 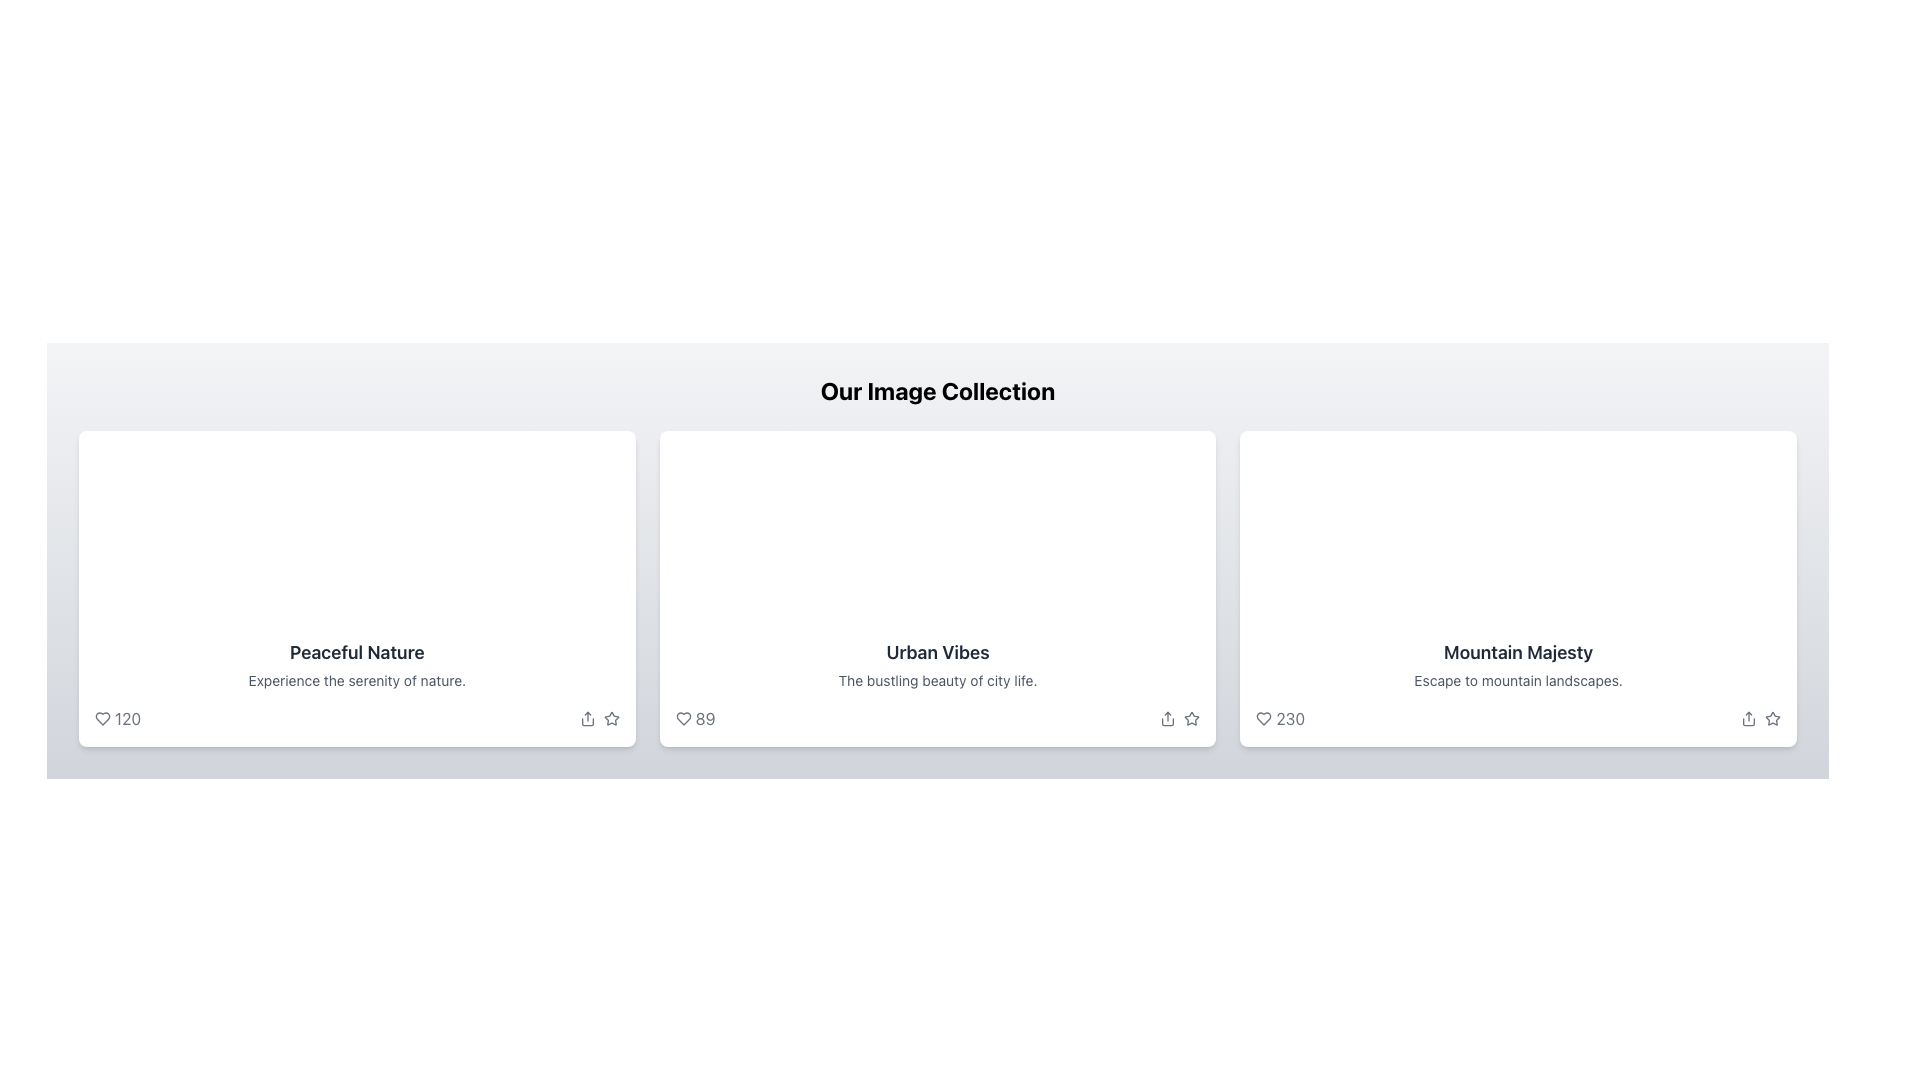 I want to click on the share icon button, which is an upward-pointing arrow located at the bottom-right corner of the 'Urban Vibes' card, so click(x=1168, y=717).